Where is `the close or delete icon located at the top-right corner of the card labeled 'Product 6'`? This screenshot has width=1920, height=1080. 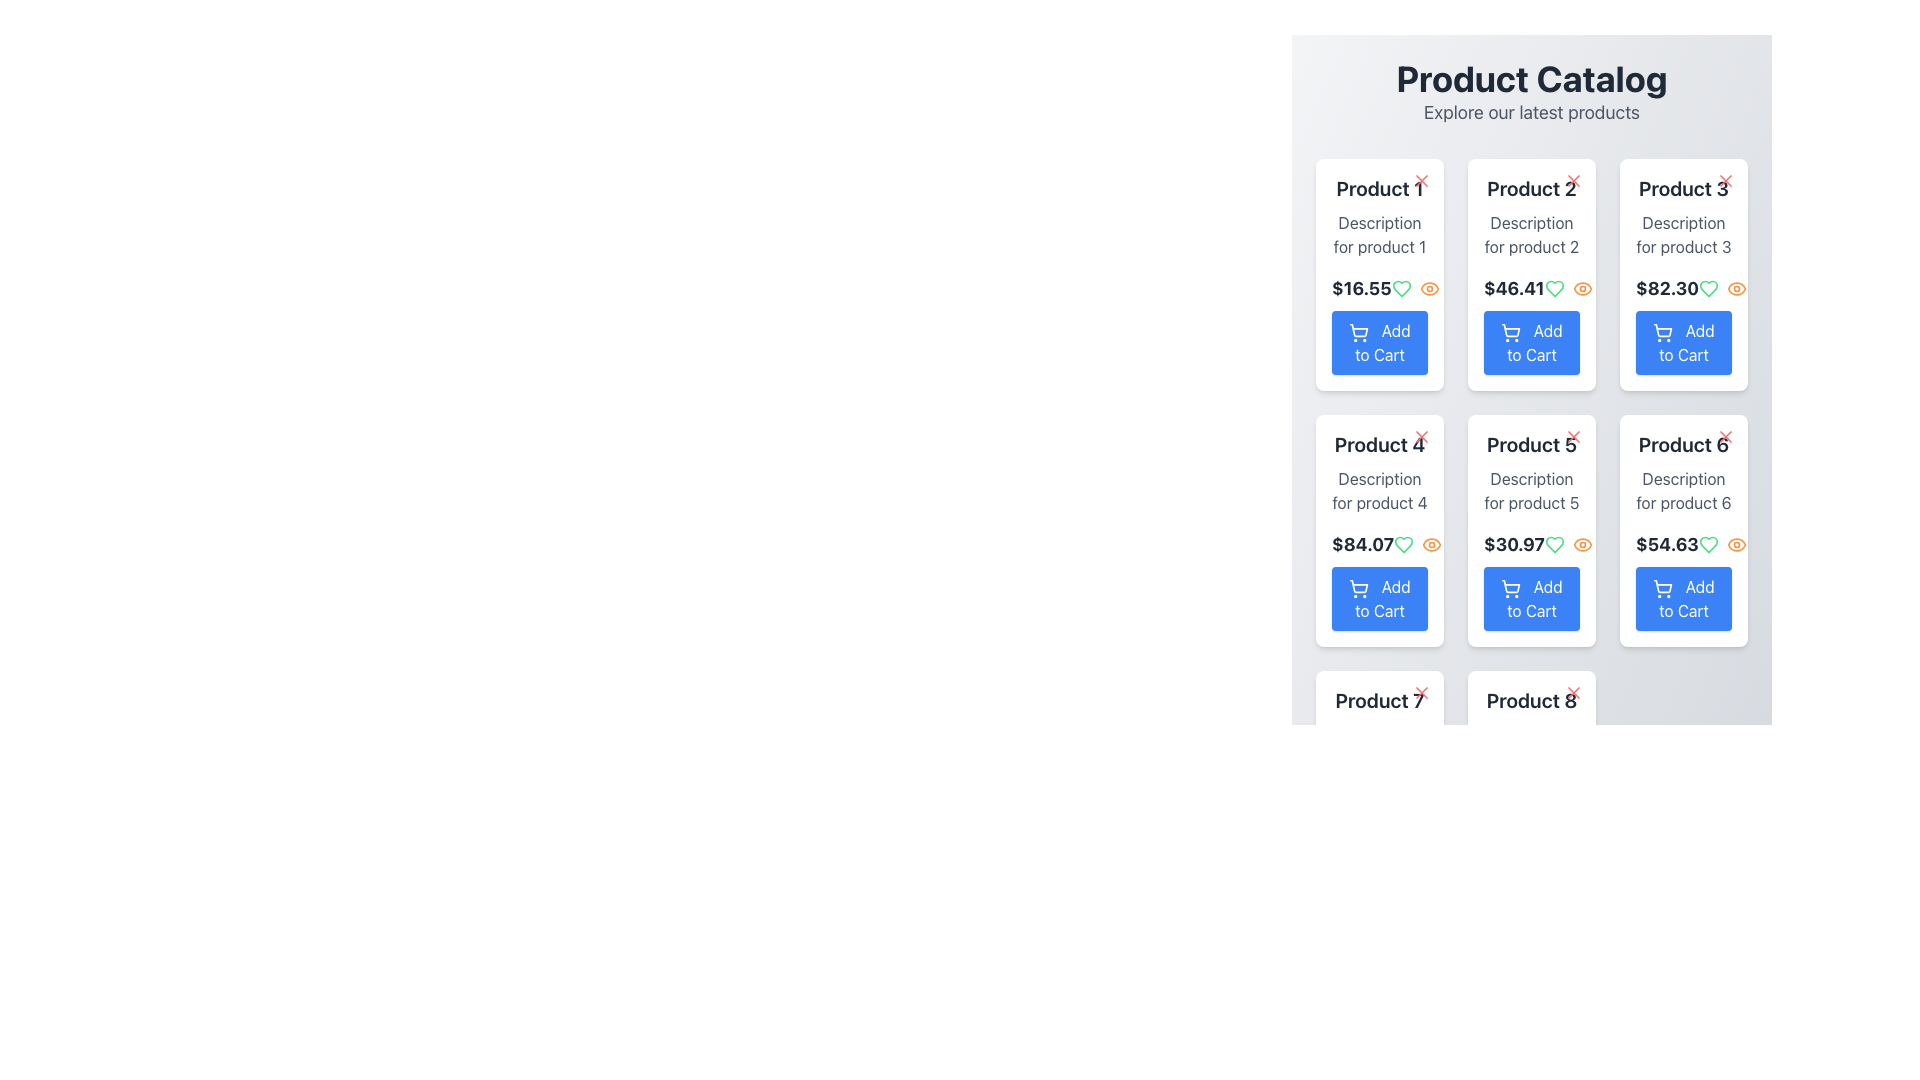
the close or delete icon located at the top-right corner of the card labeled 'Product 6' is located at coordinates (1420, 692).